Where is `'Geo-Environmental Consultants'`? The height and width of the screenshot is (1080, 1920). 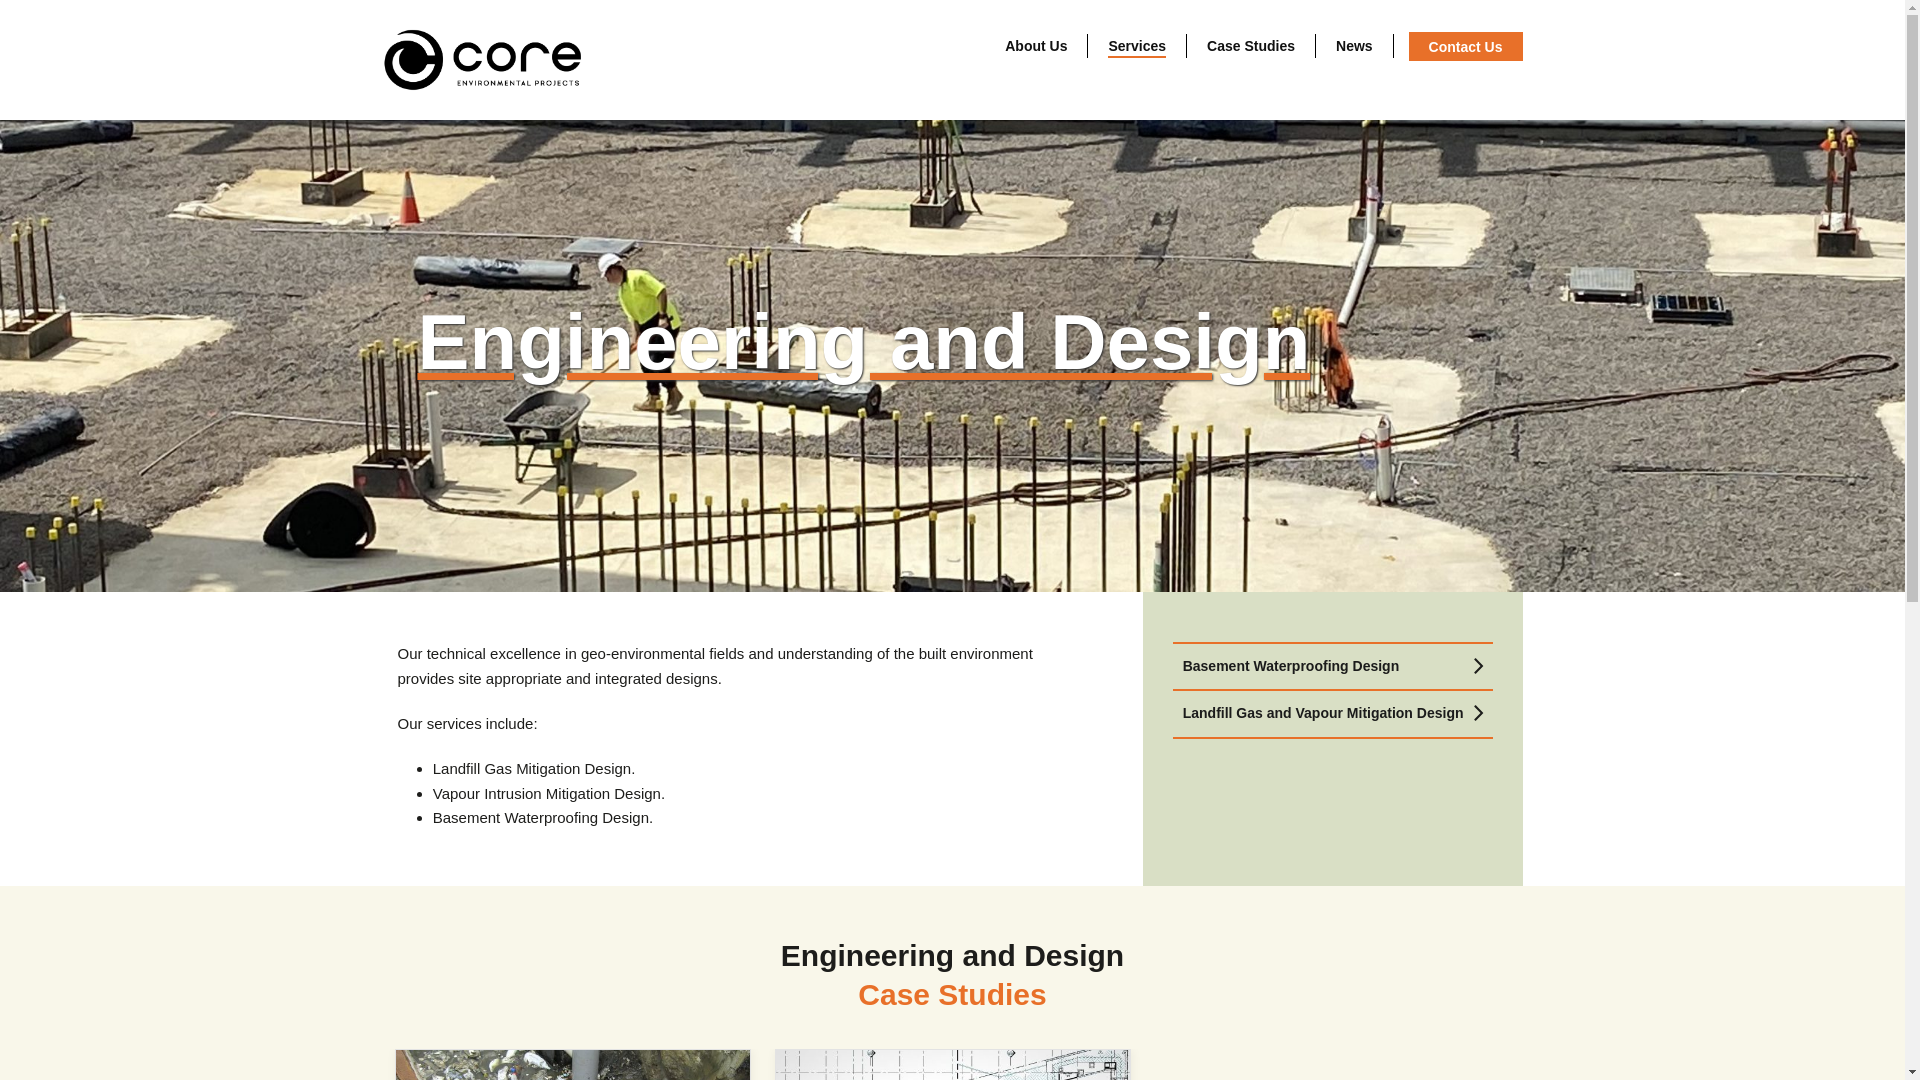
'Geo-Environmental Consultants' is located at coordinates (382, 59).